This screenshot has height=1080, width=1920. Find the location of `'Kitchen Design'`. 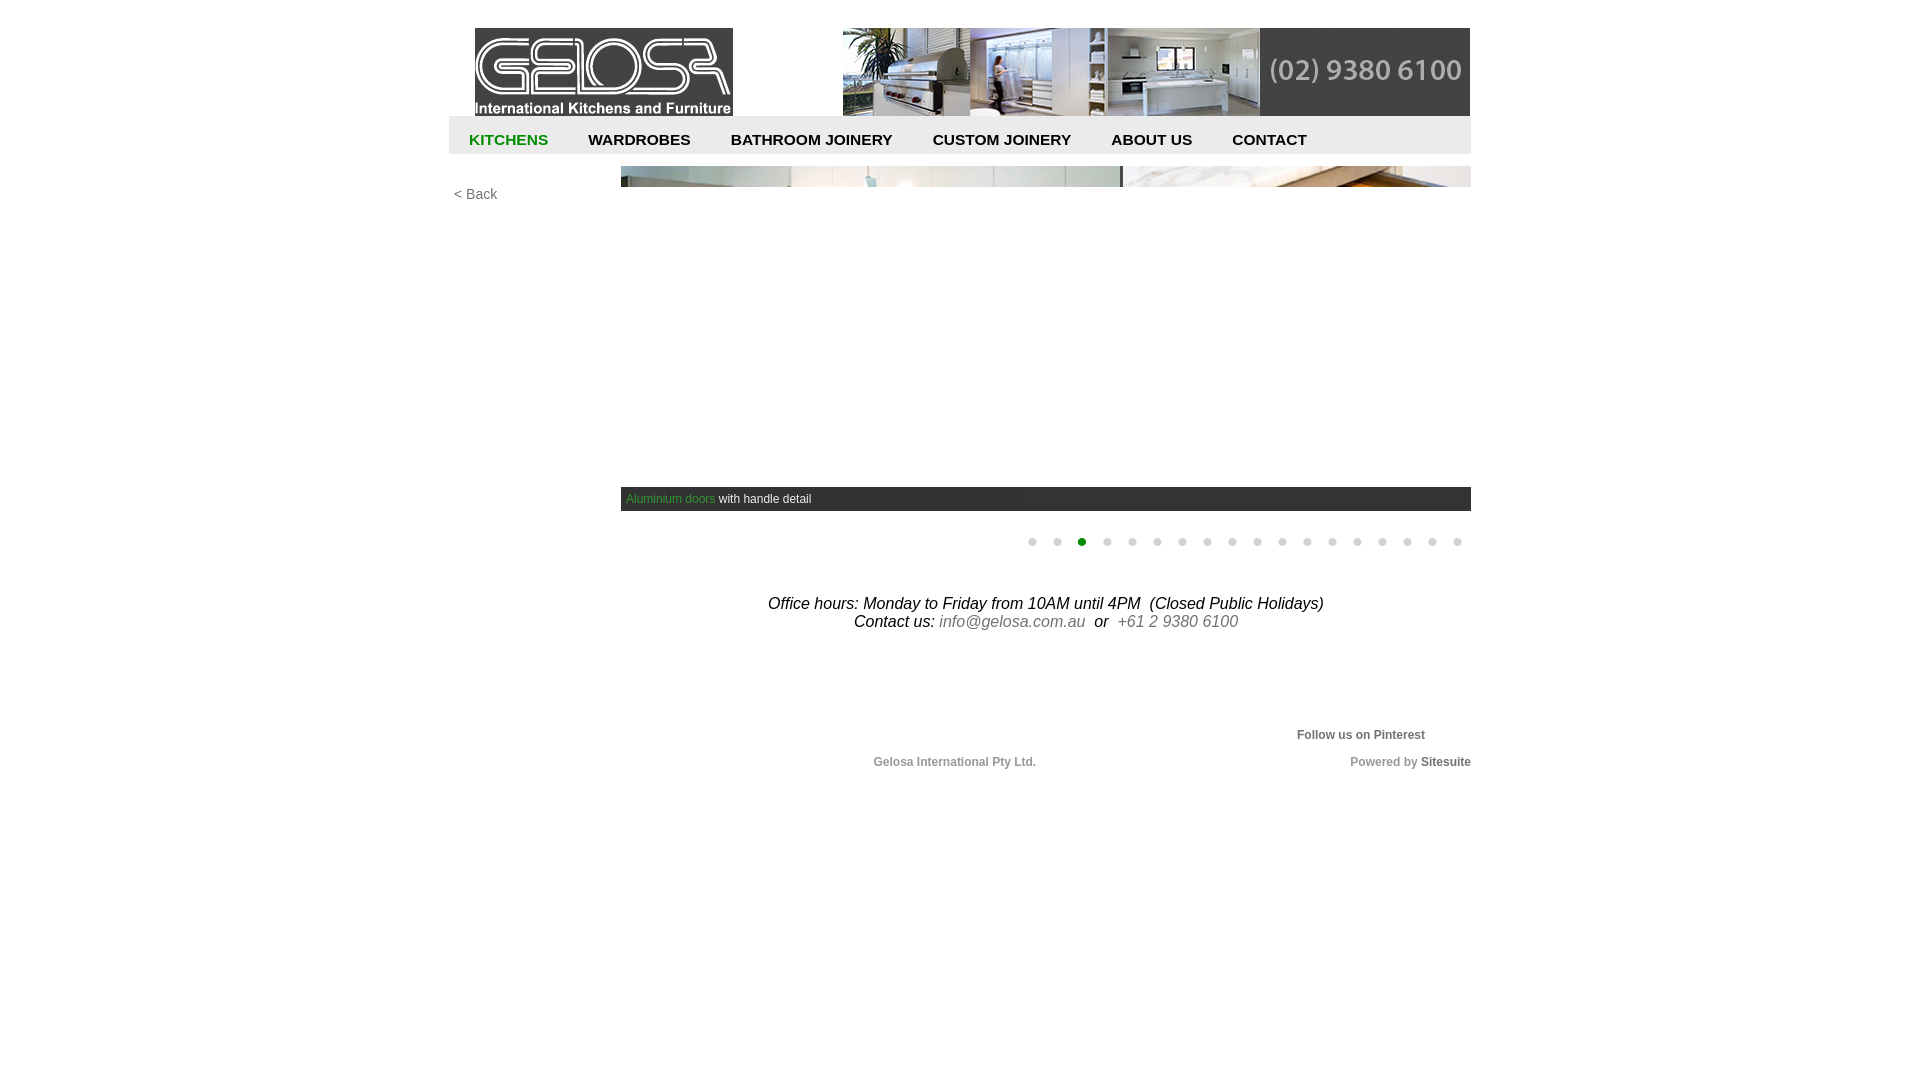

'Kitchen Design' is located at coordinates (533, 218).